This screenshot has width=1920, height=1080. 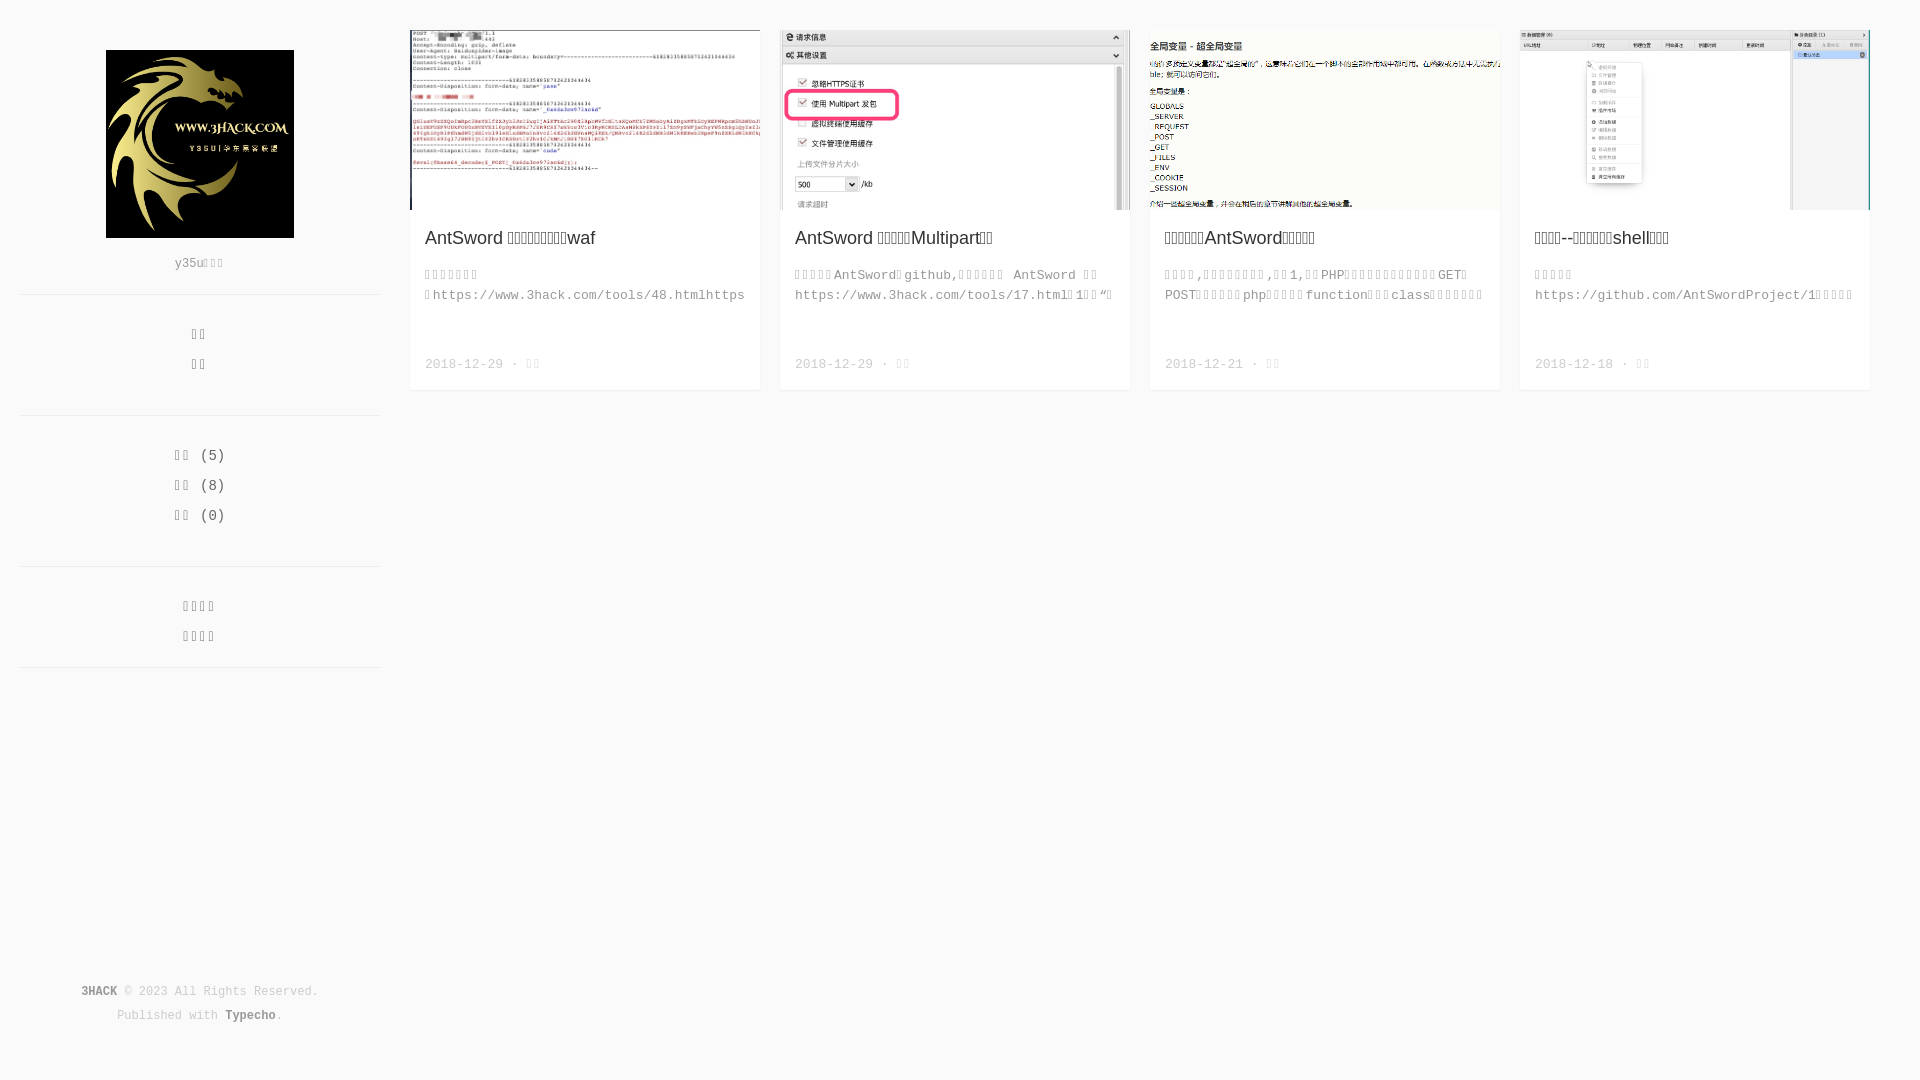 I want to click on '3HACK', so click(x=98, y=991).